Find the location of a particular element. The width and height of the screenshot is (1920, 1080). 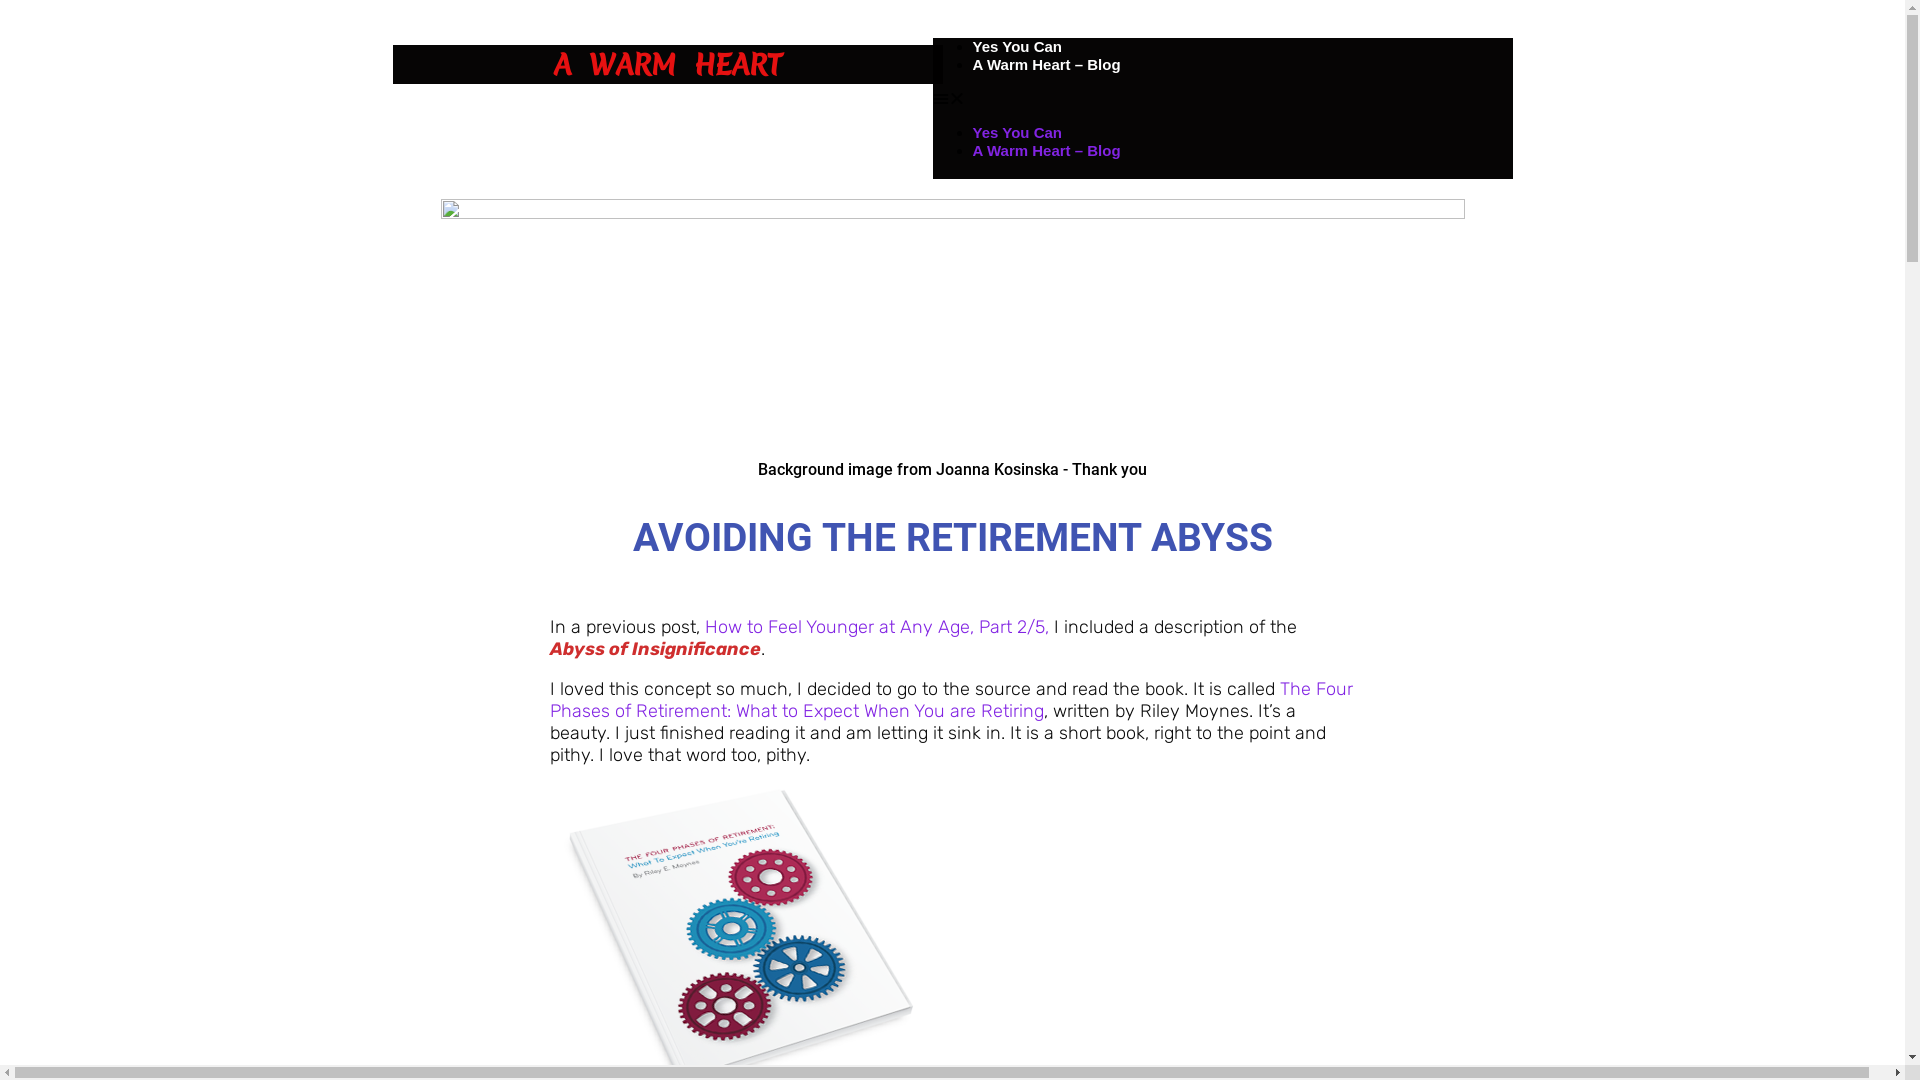

'Yes You Can' is located at coordinates (1016, 132).